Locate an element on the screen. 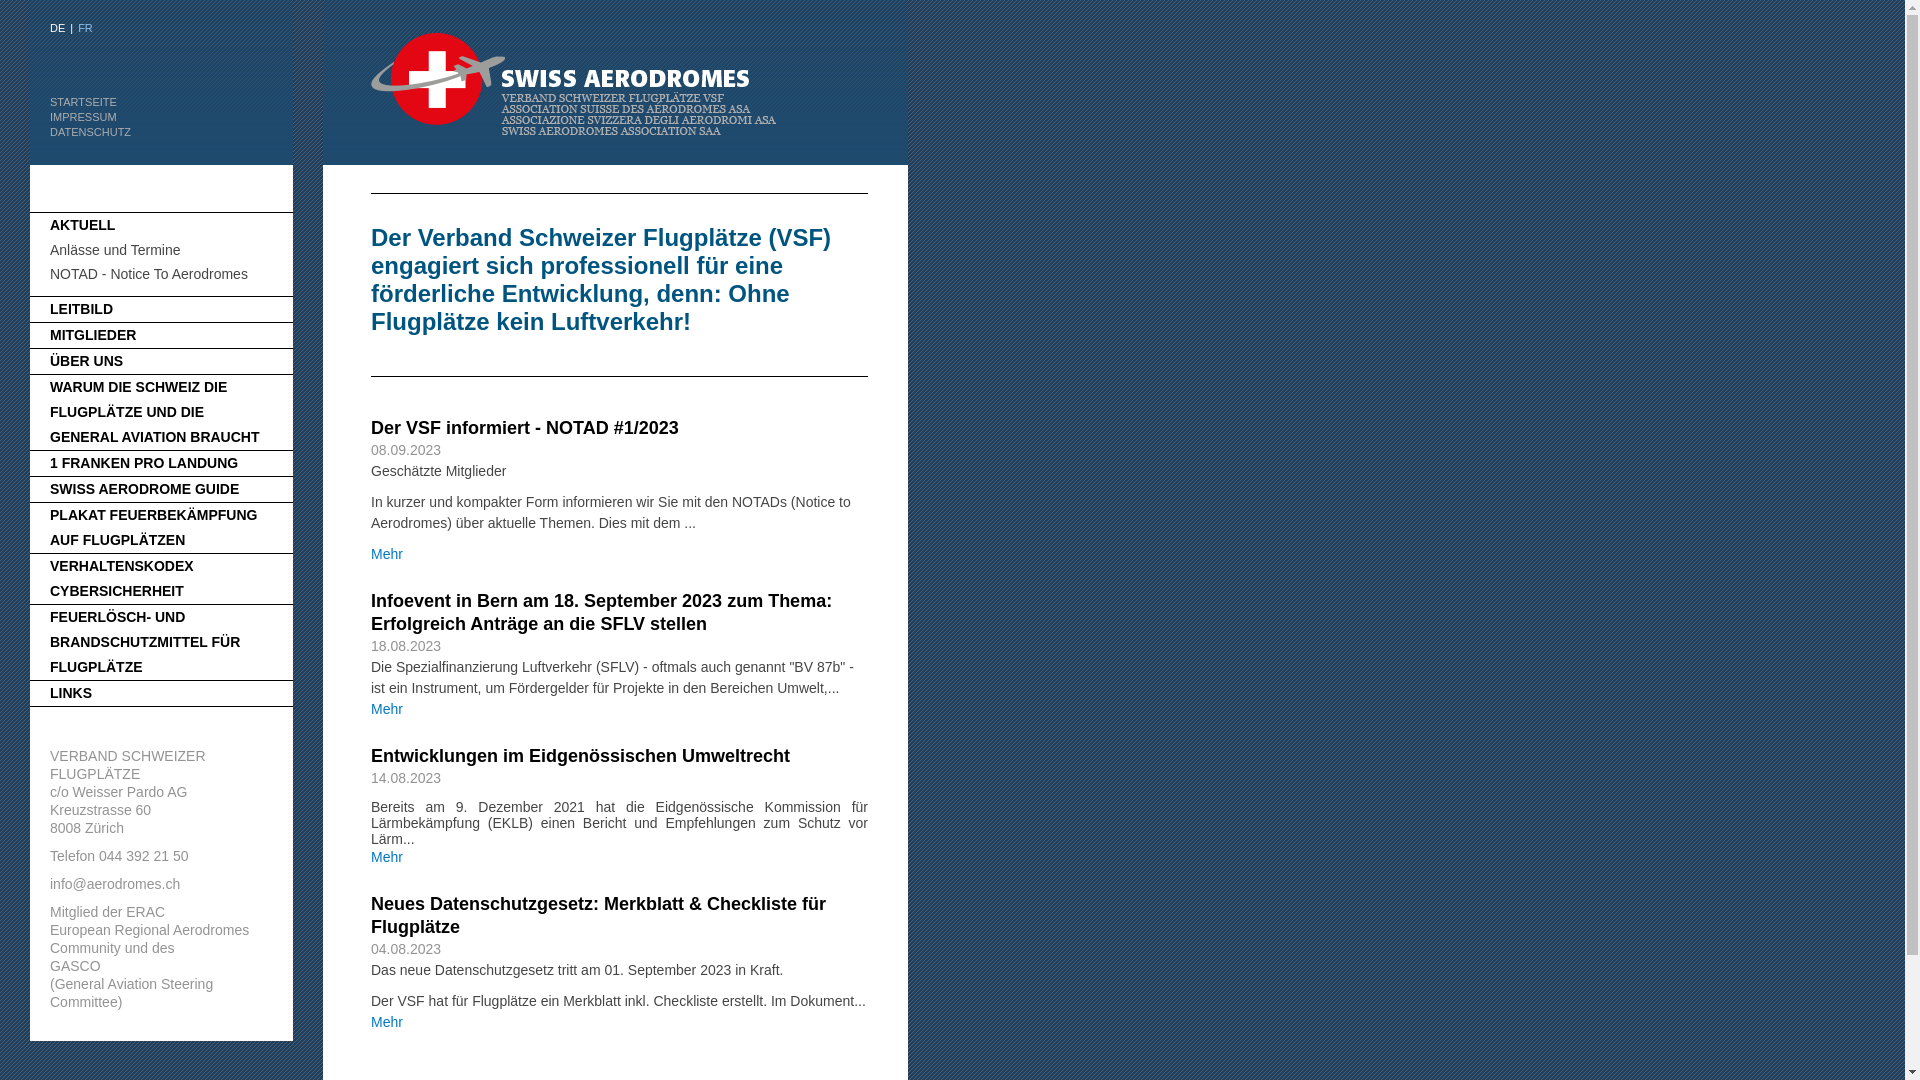 The width and height of the screenshot is (1920, 1080). 'Der VSF informiert - NOTAD #1/2023' is located at coordinates (524, 427).